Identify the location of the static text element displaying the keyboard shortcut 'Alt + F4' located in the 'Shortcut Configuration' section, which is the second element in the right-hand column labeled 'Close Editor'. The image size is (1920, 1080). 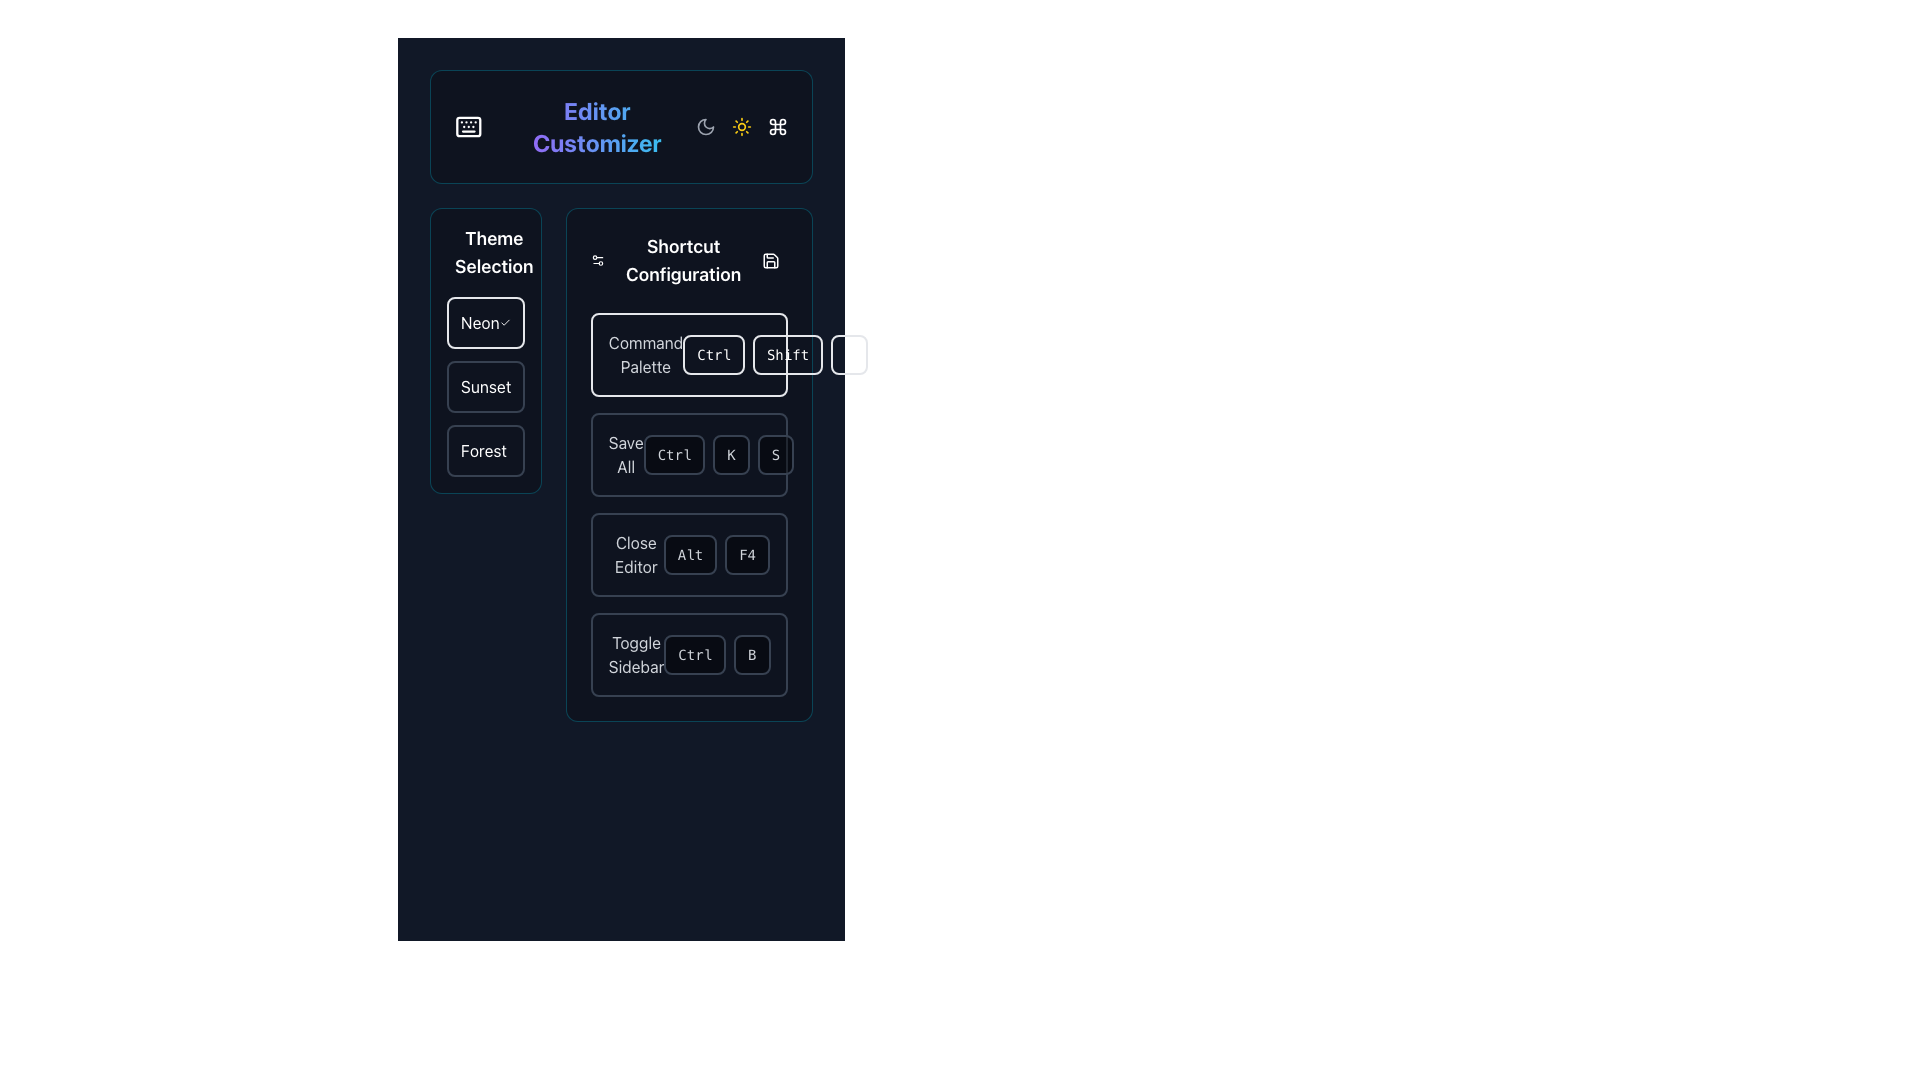
(716, 555).